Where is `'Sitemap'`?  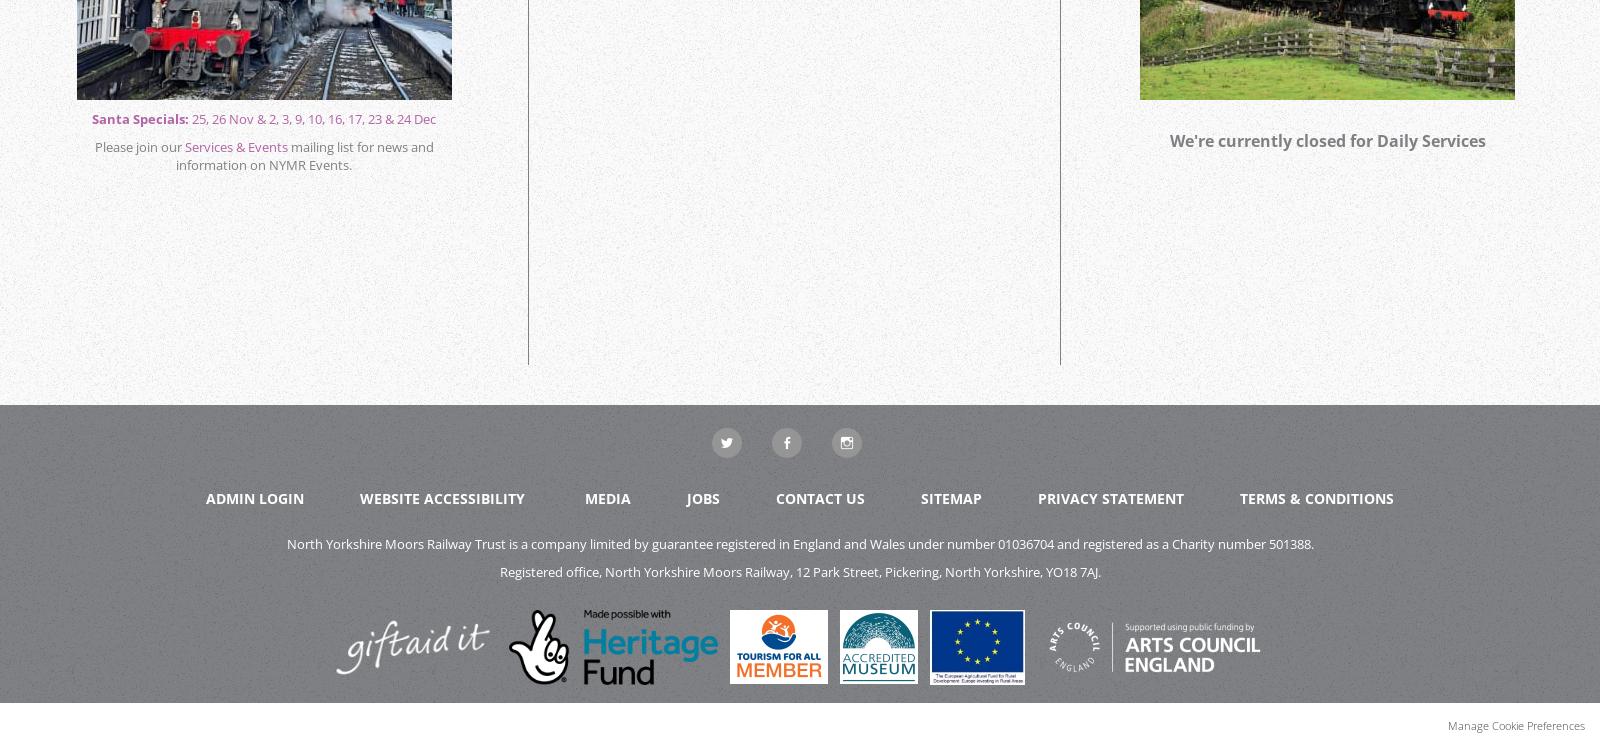 'Sitemap' is located at coordinates (950, 497).